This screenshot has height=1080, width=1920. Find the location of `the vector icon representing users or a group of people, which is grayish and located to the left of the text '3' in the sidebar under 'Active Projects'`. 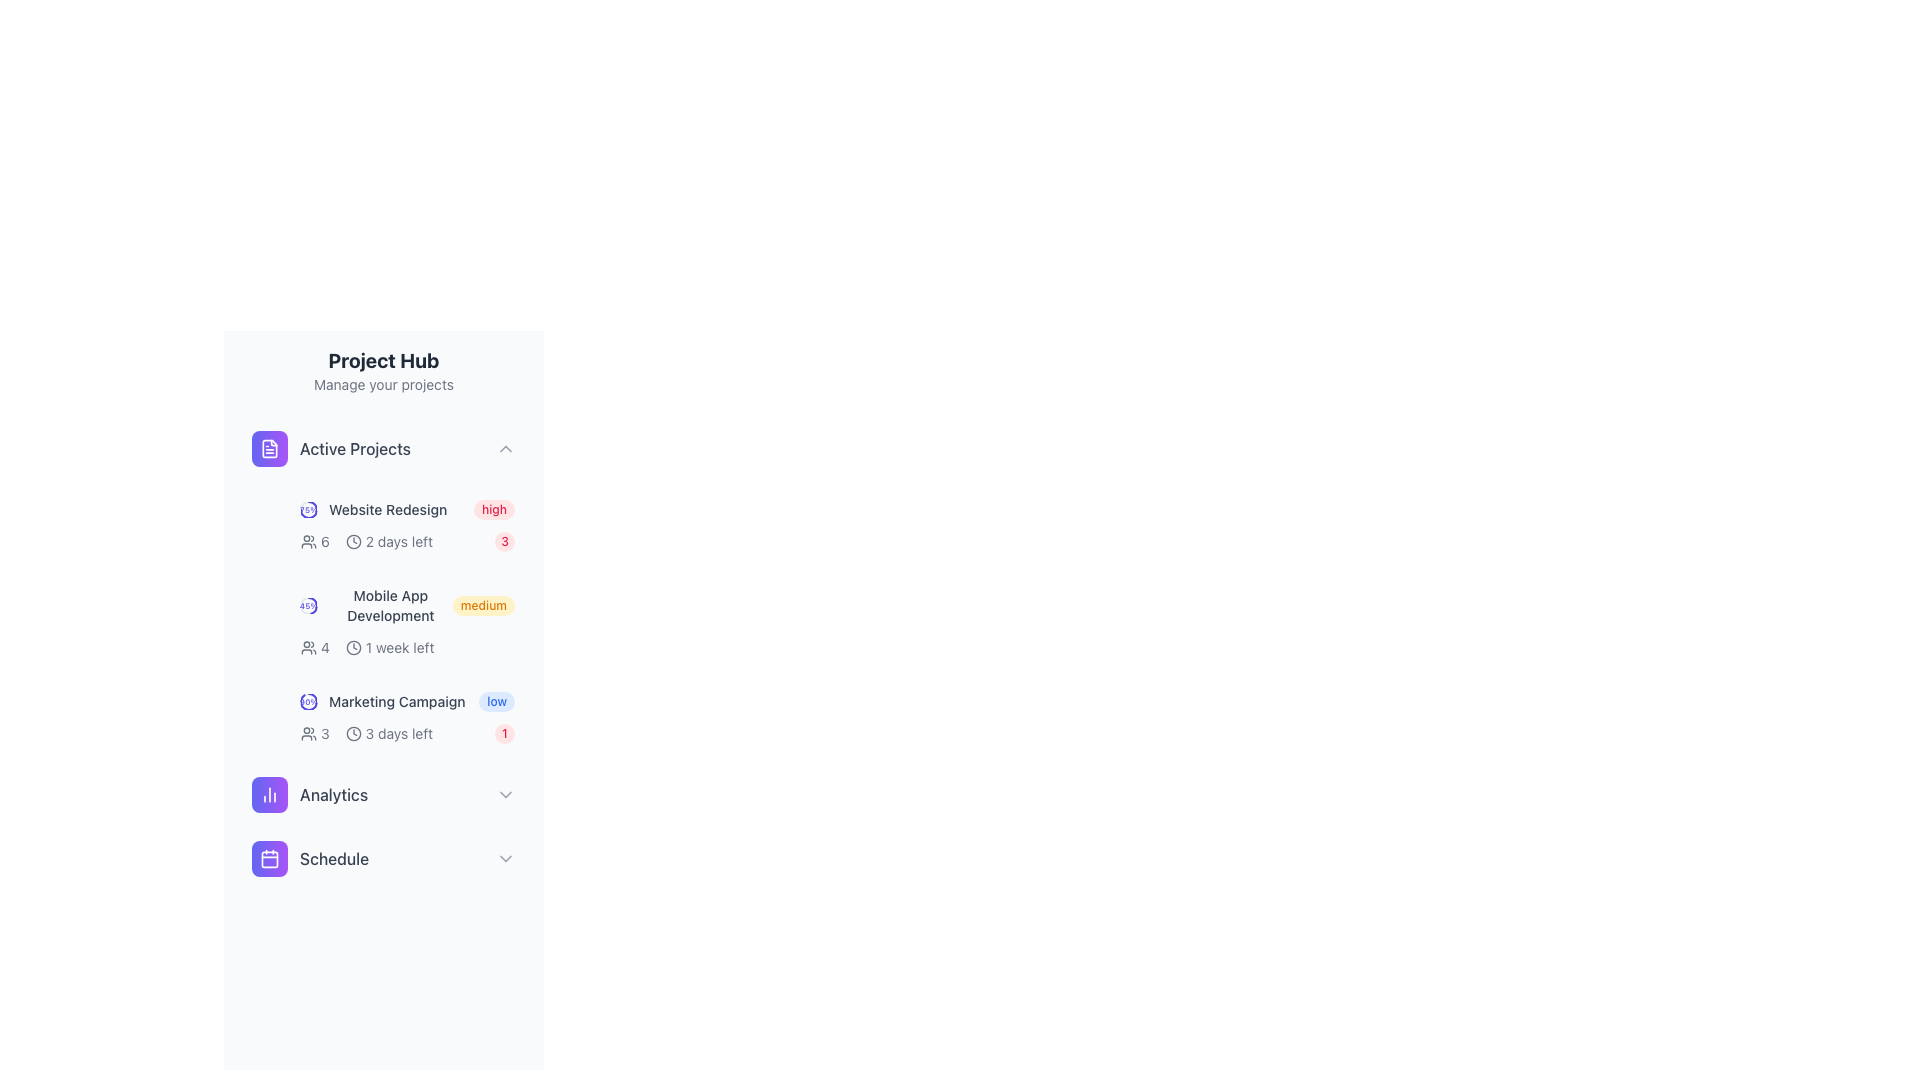

the vector icon representing users or a group of people, which is grayish and located to the left of the text '3' in the sidebar under 'Active Projects' is located at coordinates (307, 733).